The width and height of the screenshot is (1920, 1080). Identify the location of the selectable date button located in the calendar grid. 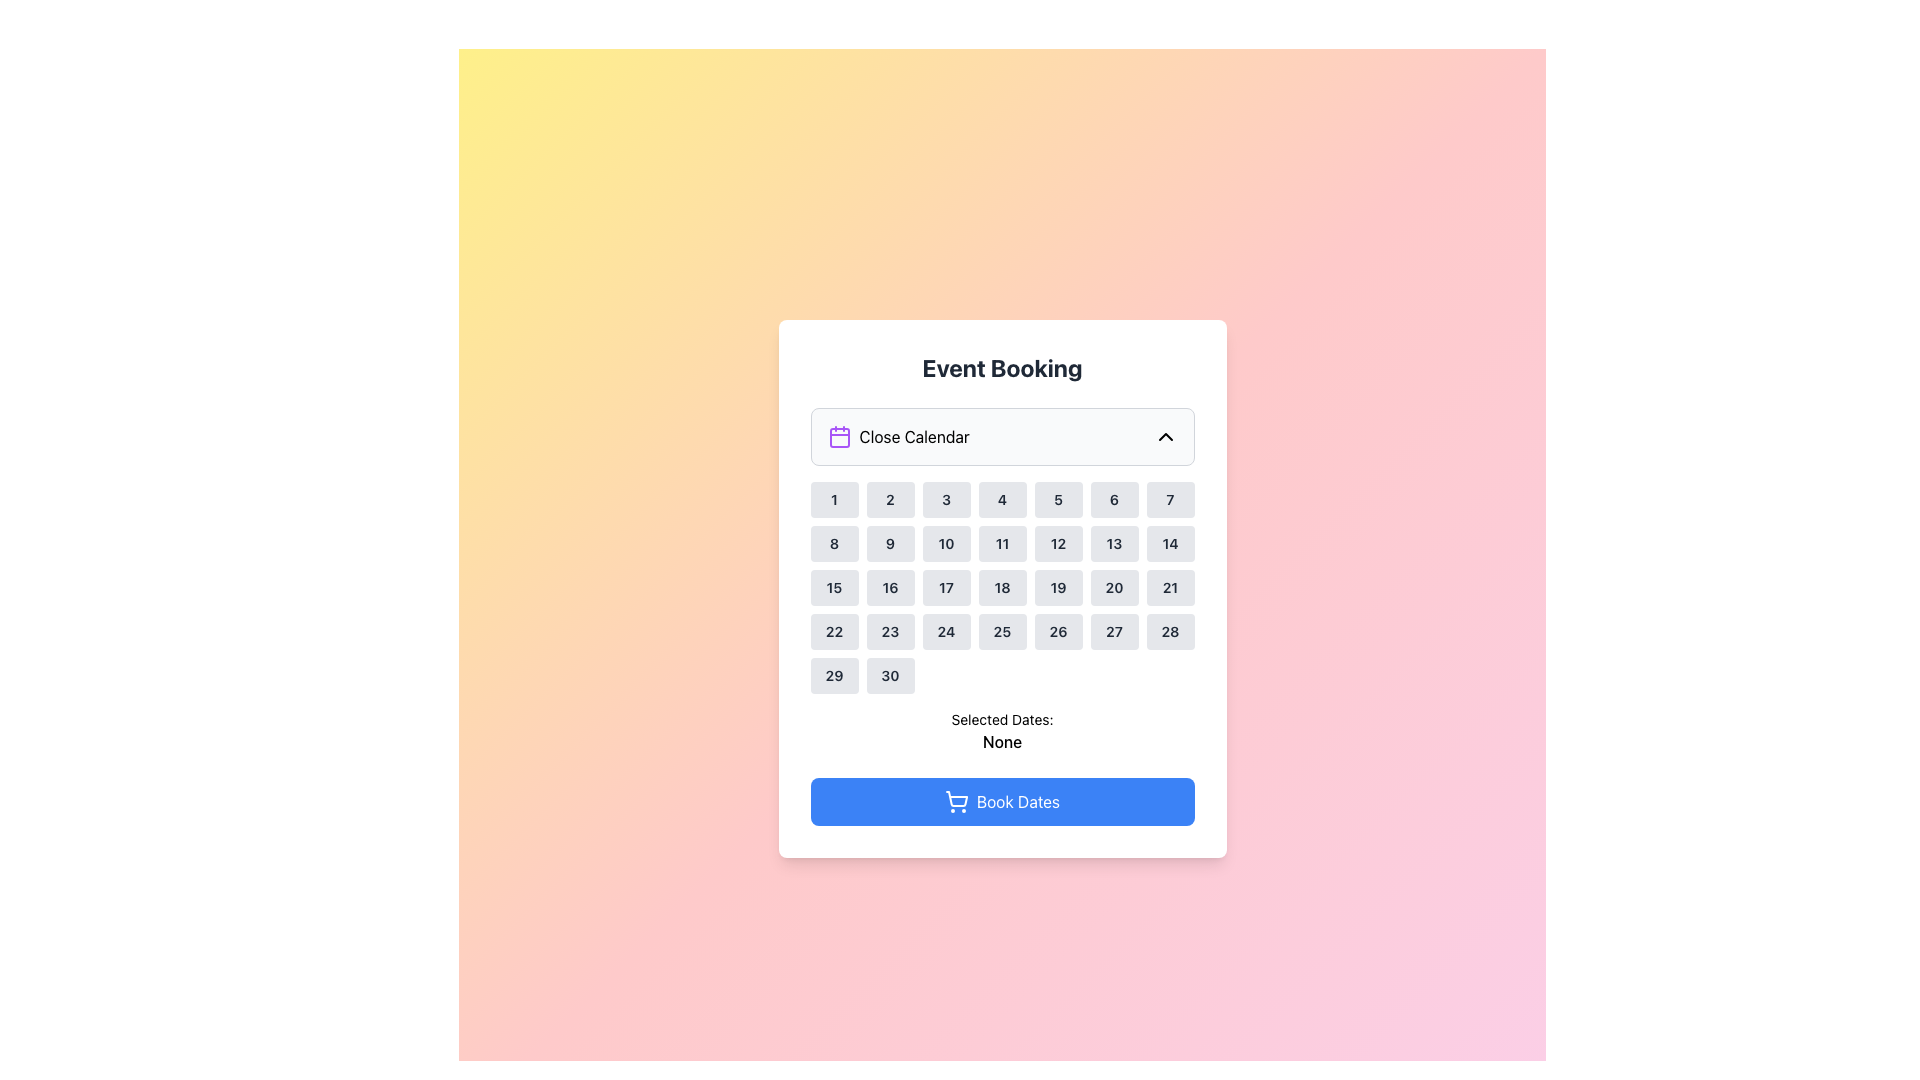
(889, 543).